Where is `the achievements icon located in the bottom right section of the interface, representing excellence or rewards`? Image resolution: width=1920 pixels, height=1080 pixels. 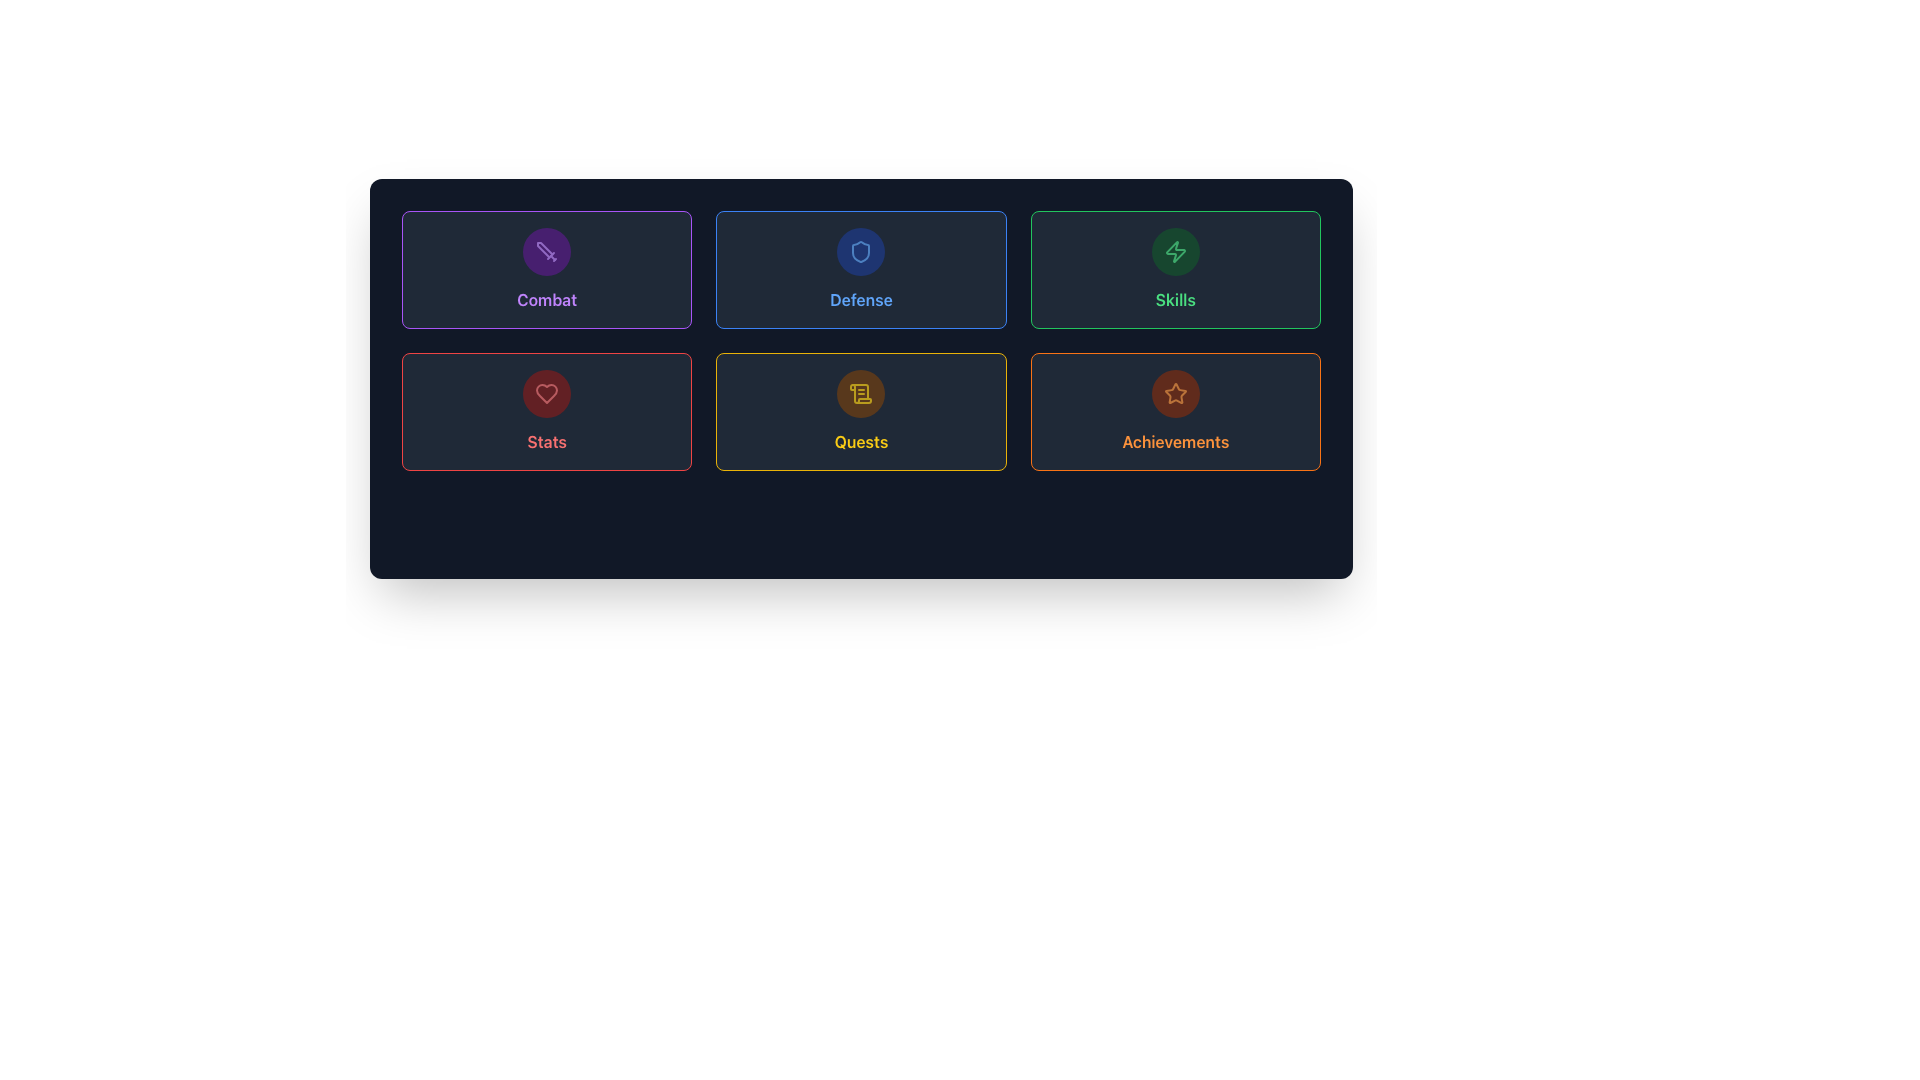 the achievements icon located in the bottom right section of the interface, representing excellence or rewards is located at coordinates (1175, 393).